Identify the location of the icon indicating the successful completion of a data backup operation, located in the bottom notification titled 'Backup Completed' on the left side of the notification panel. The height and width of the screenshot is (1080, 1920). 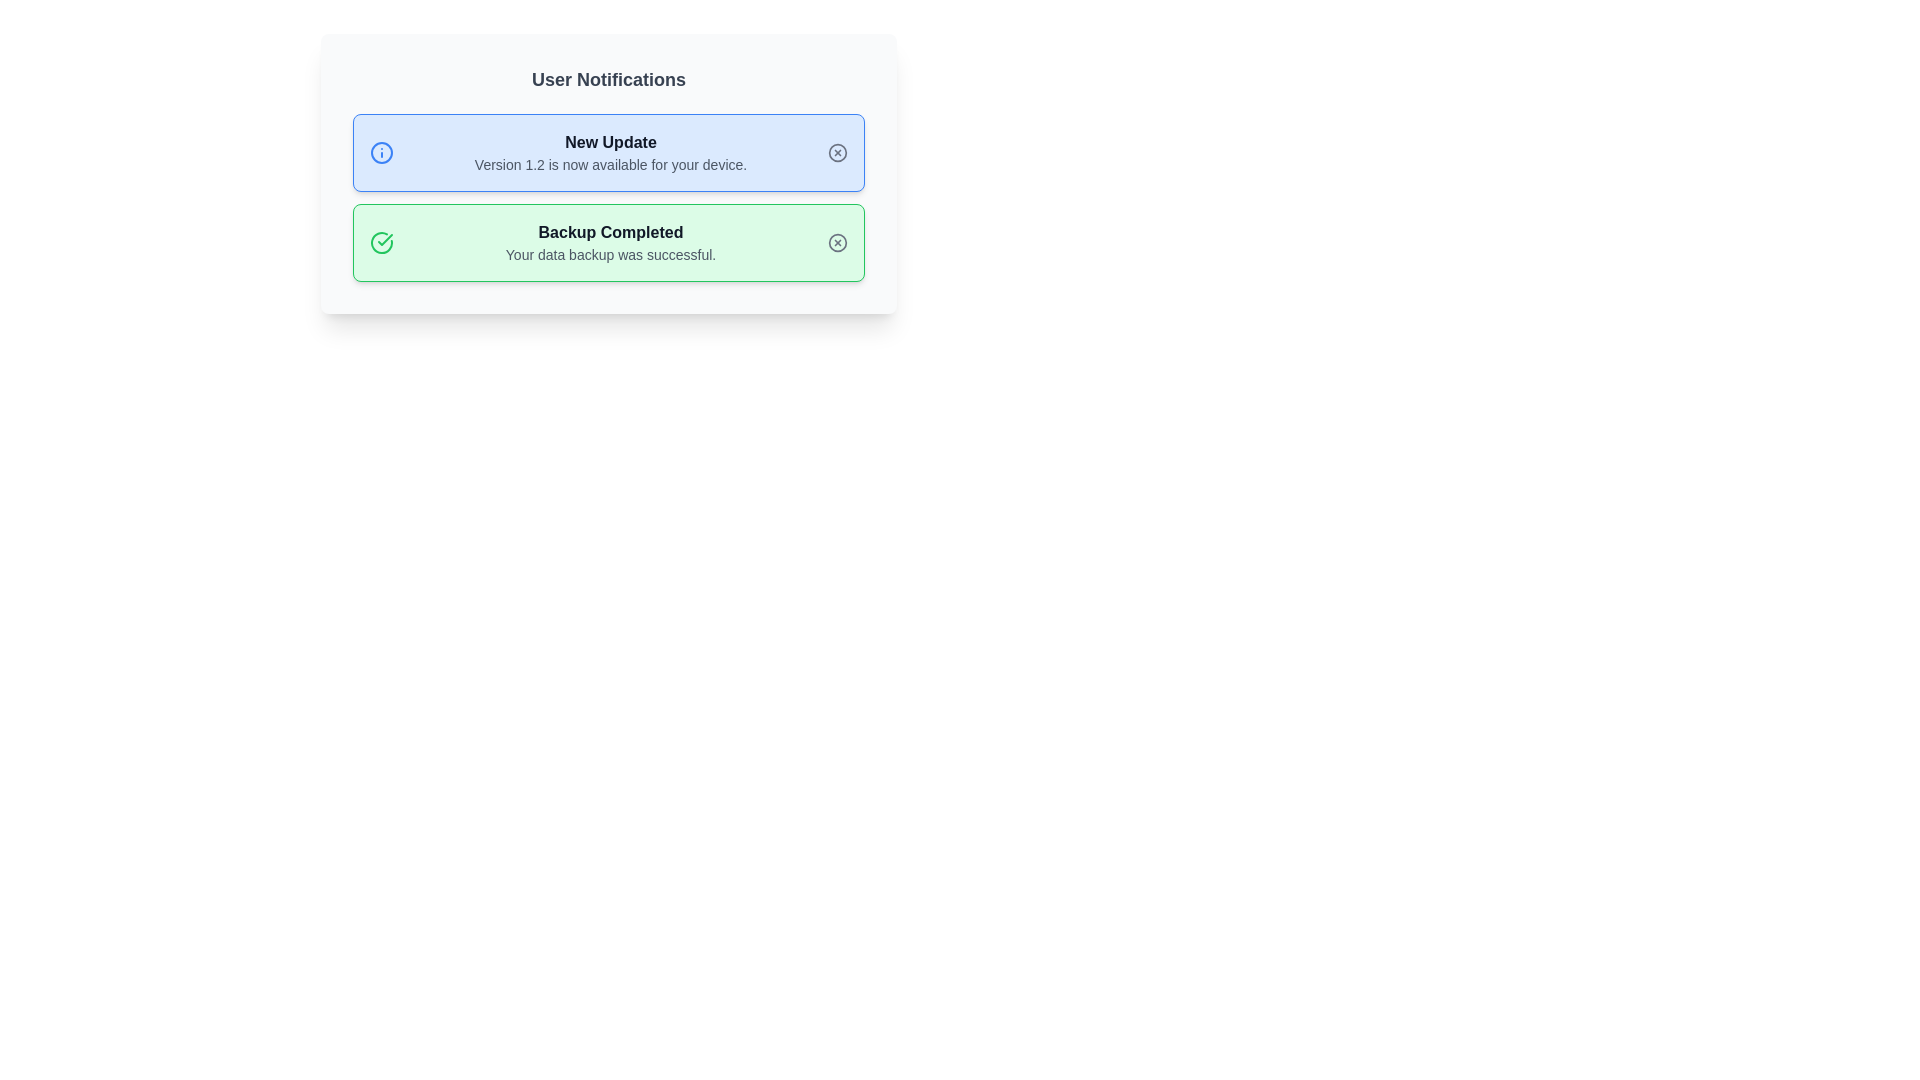
(382, 242).